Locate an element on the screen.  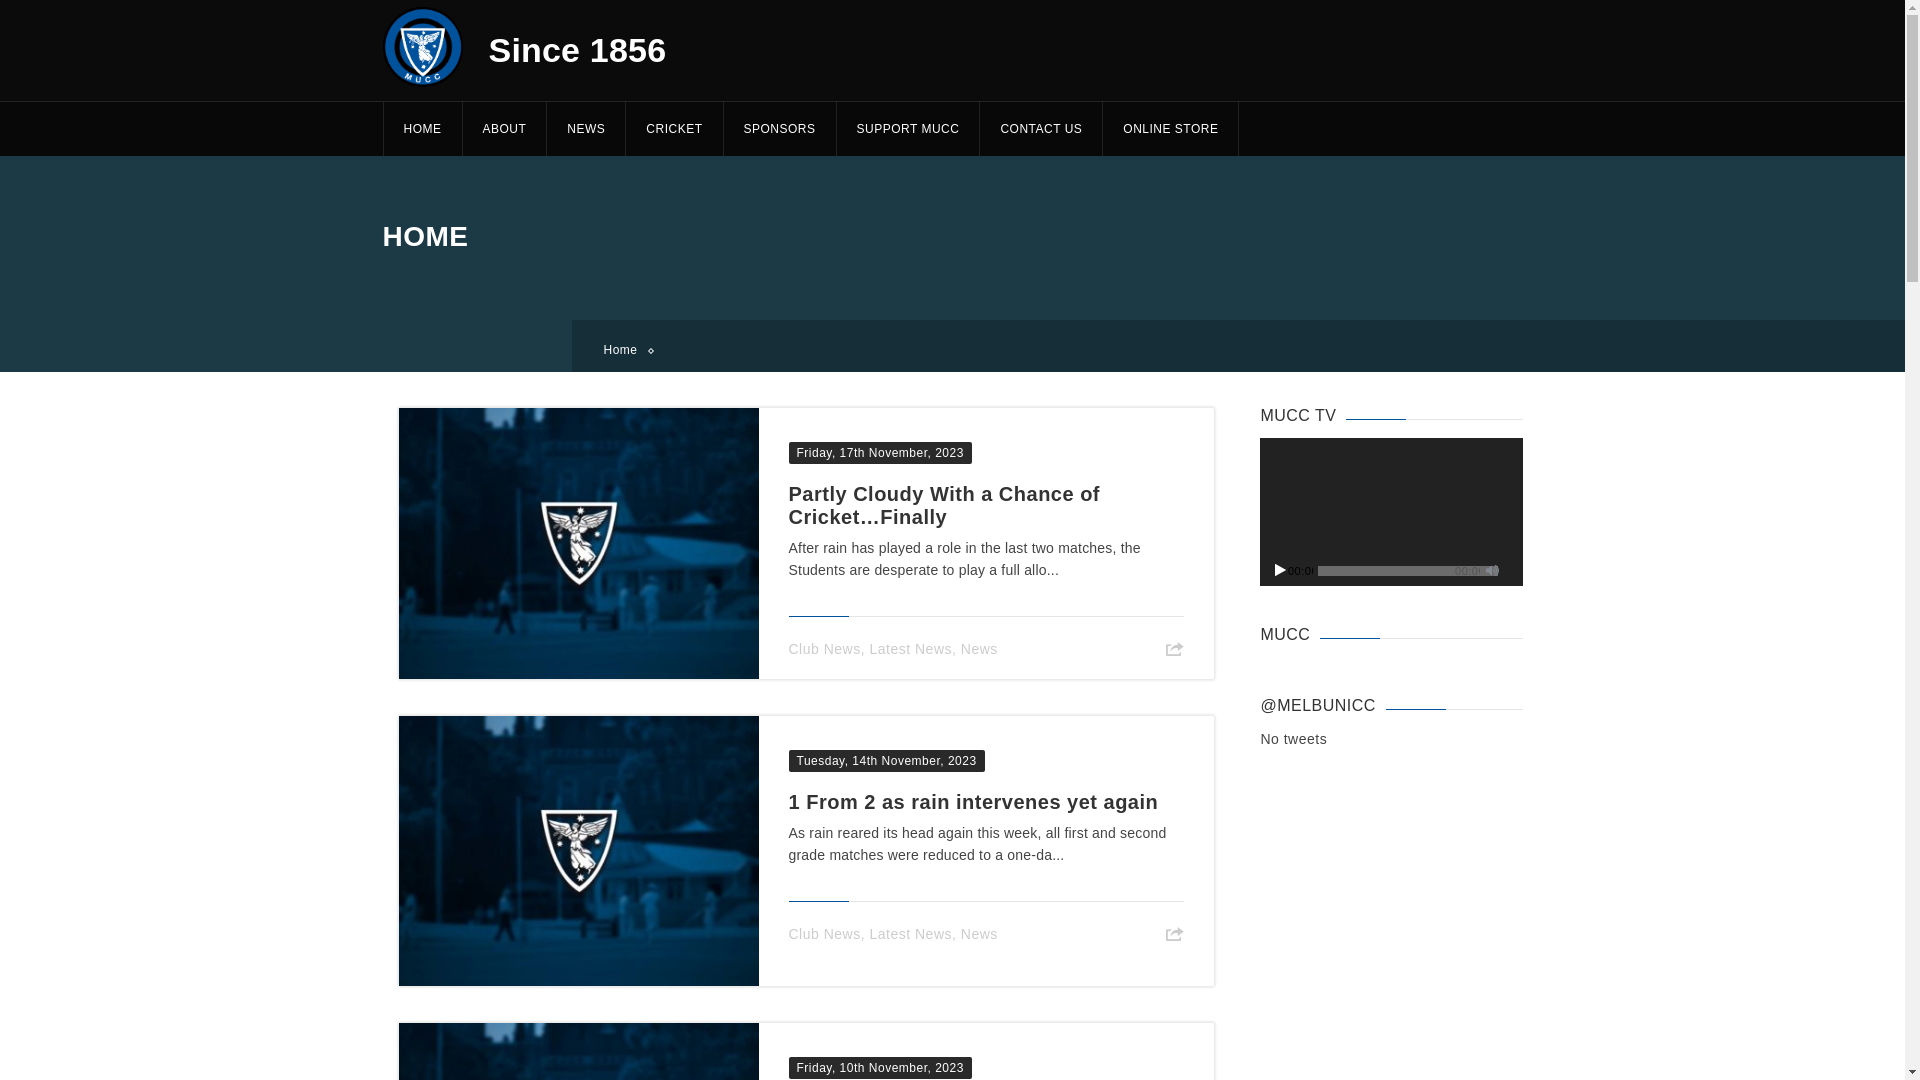
'ABOUT' is located at coordinates (504, 128).